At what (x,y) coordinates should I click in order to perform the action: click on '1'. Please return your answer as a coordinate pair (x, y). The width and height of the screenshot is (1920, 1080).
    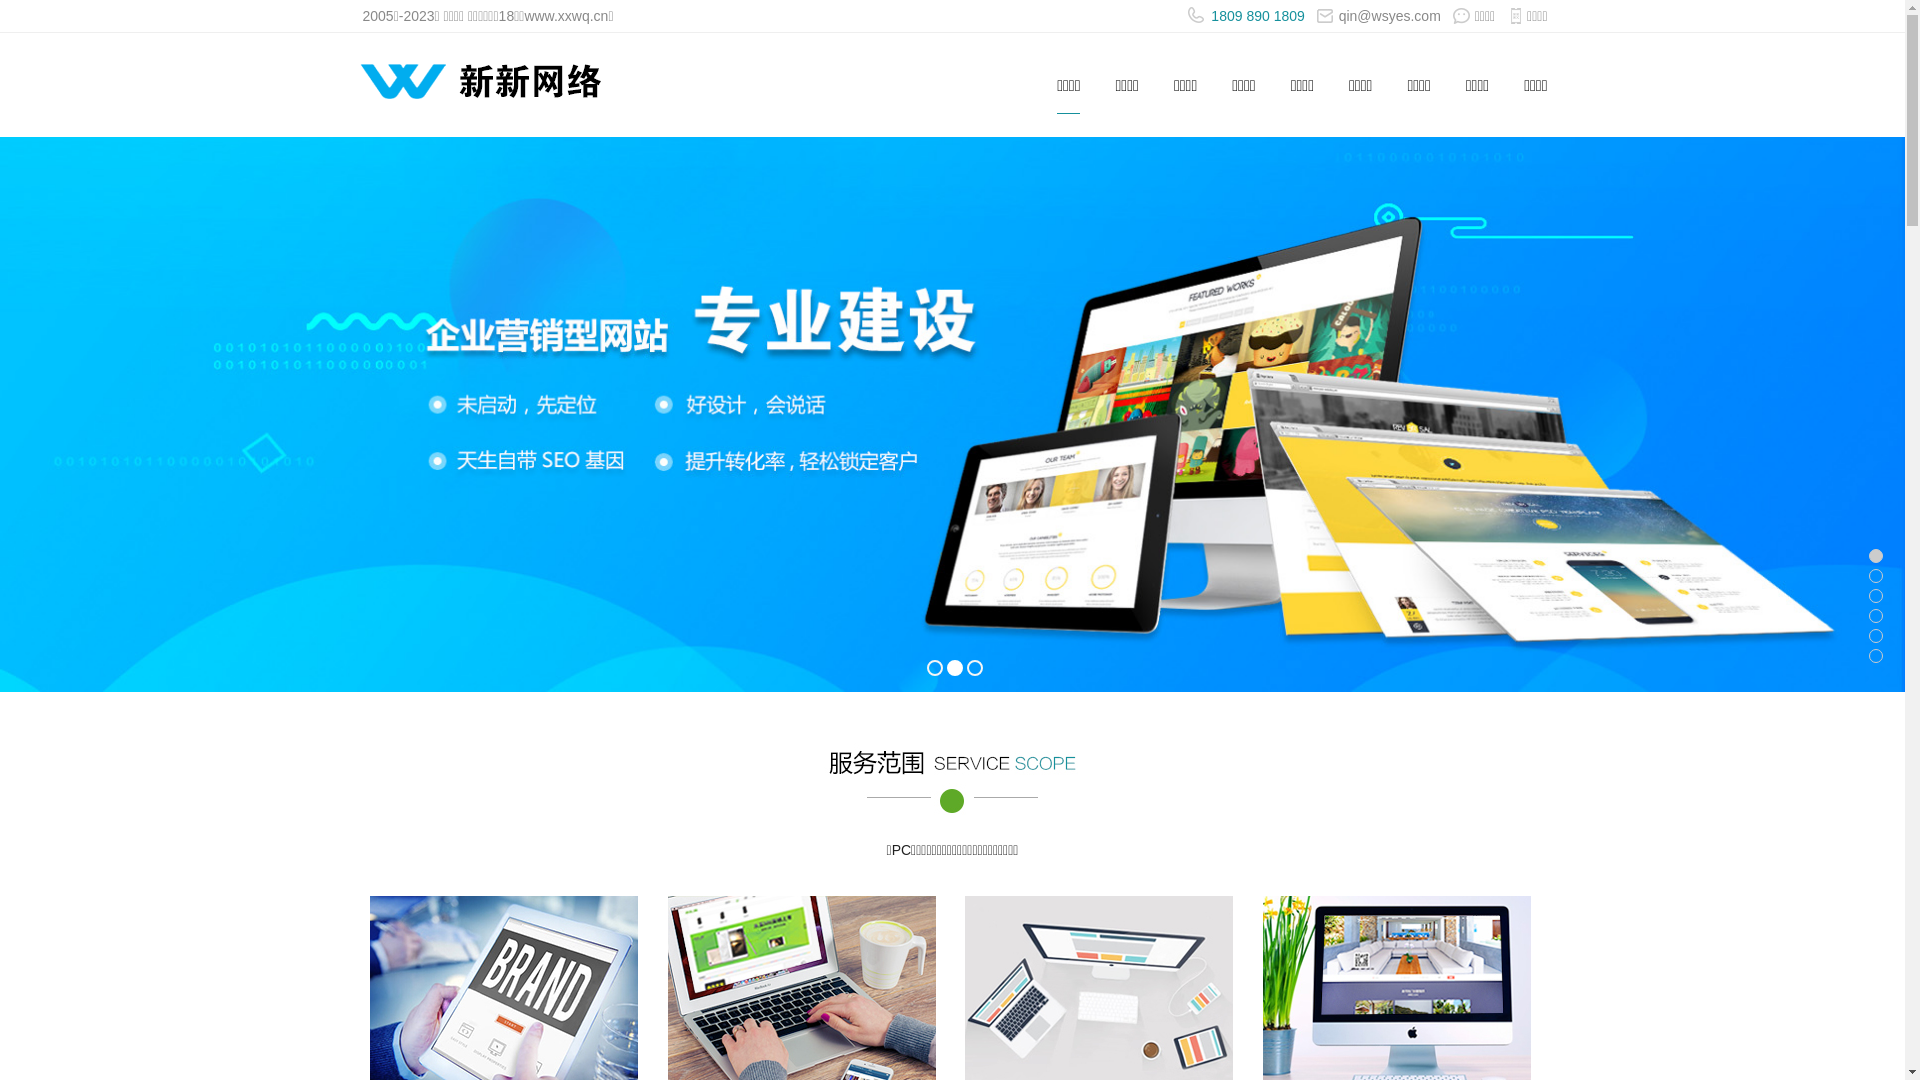
    Looking at the image, I should click on (933, 667).